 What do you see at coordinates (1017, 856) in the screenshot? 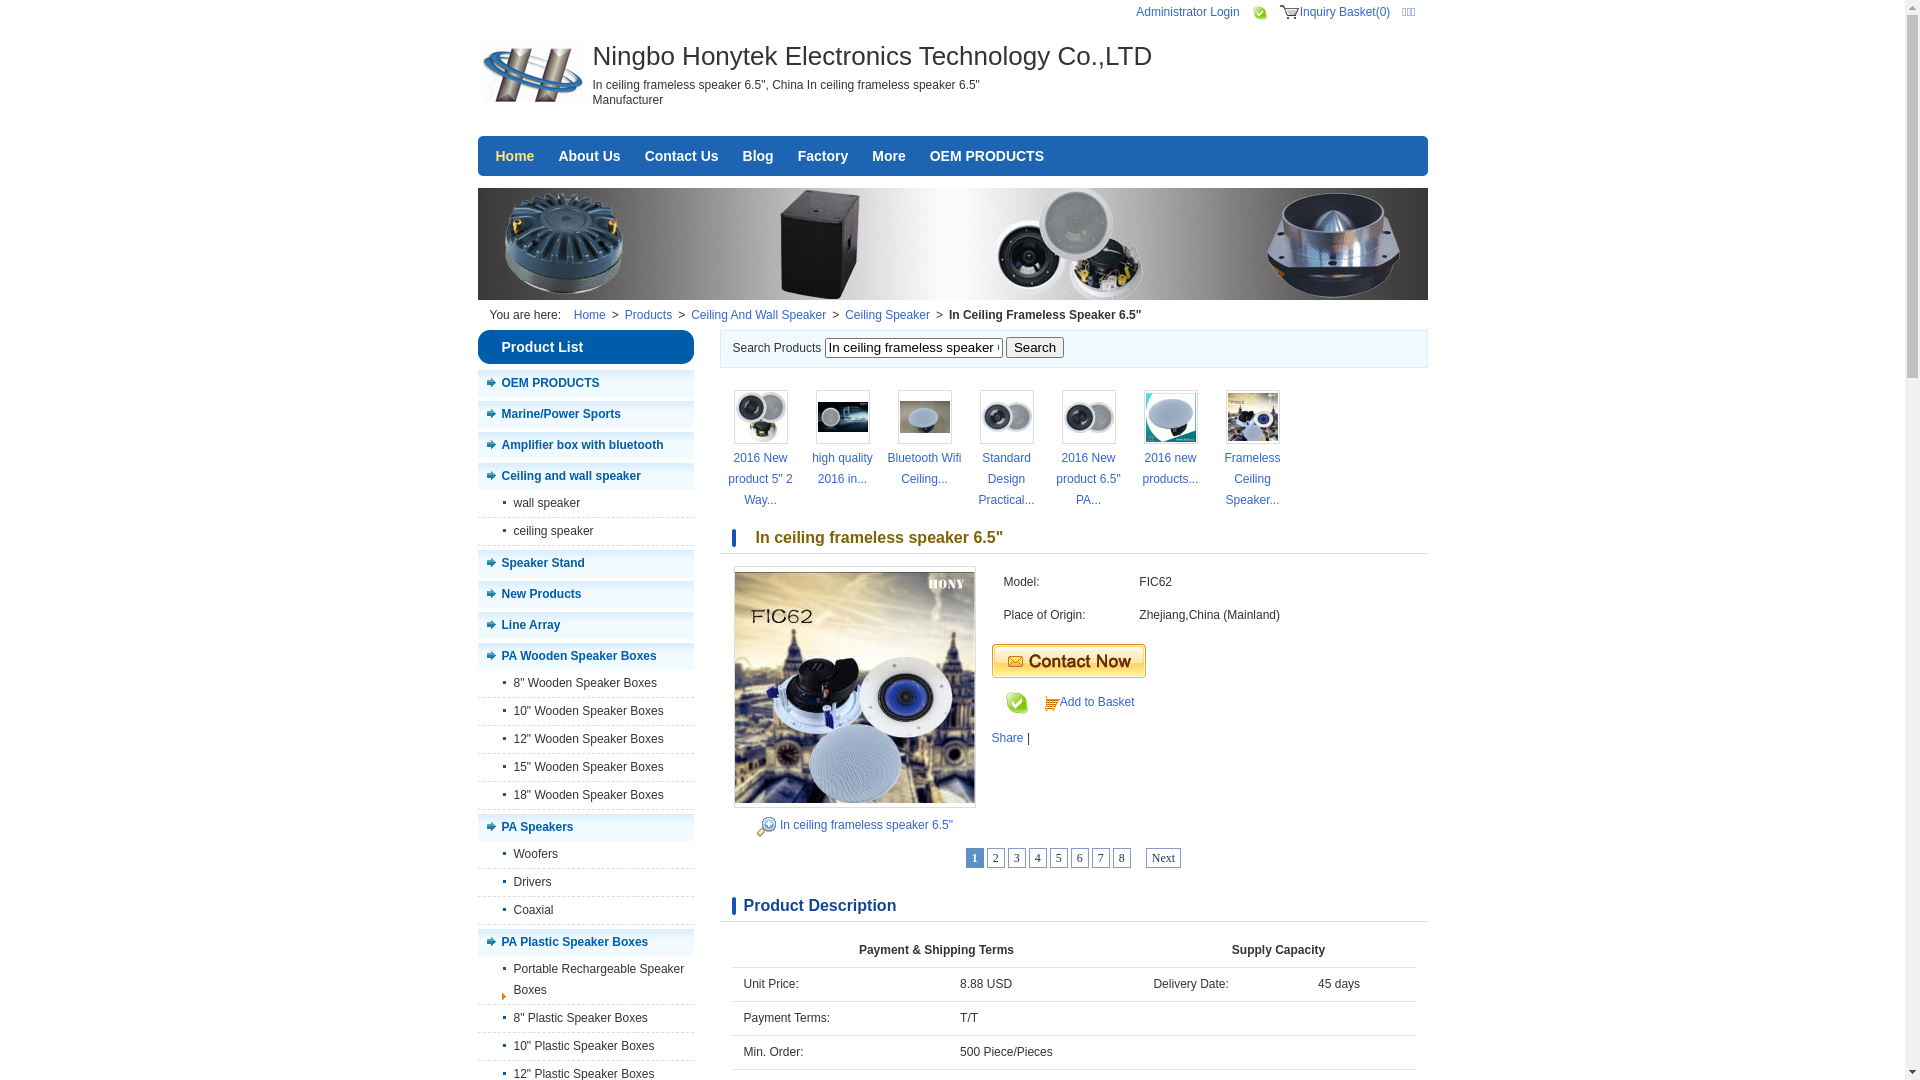
I see `'3'` at bounding box center [1017, 856].